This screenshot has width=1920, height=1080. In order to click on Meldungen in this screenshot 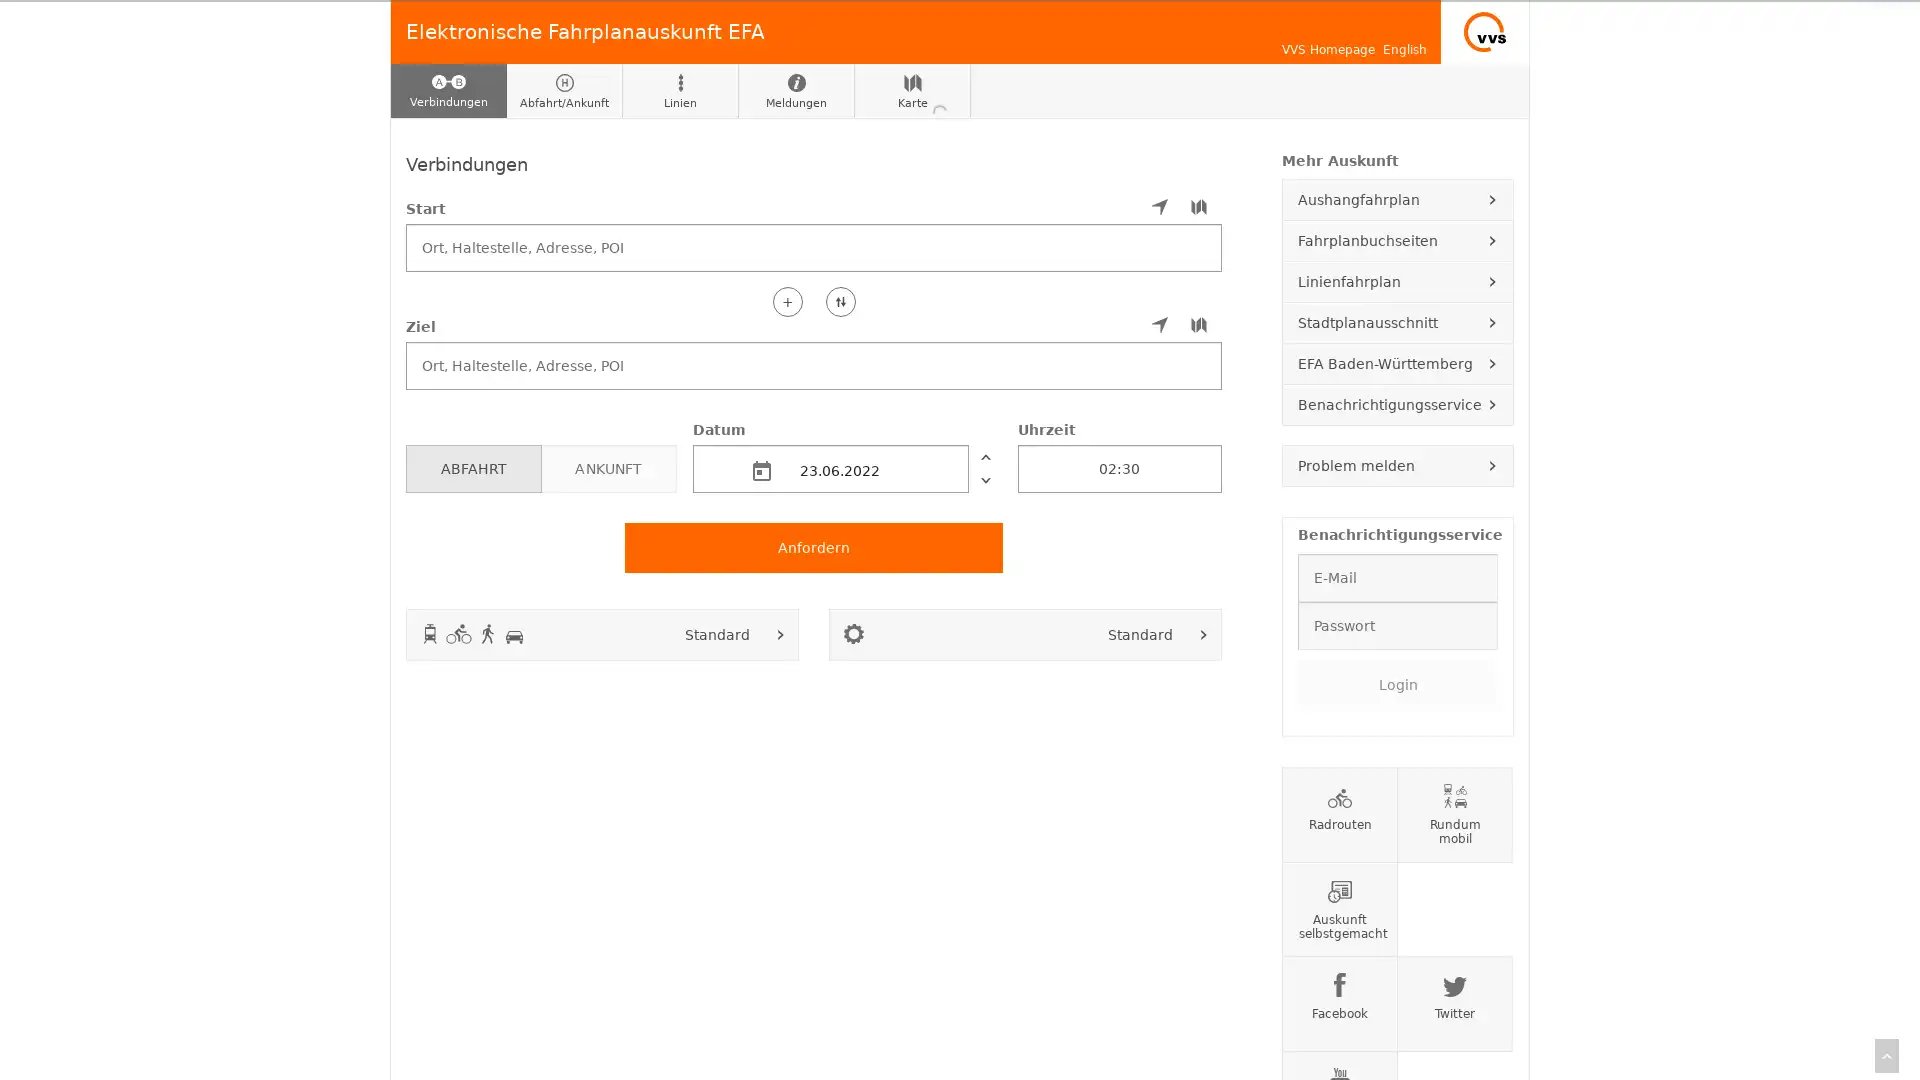, I will do `click(795, 91)`.